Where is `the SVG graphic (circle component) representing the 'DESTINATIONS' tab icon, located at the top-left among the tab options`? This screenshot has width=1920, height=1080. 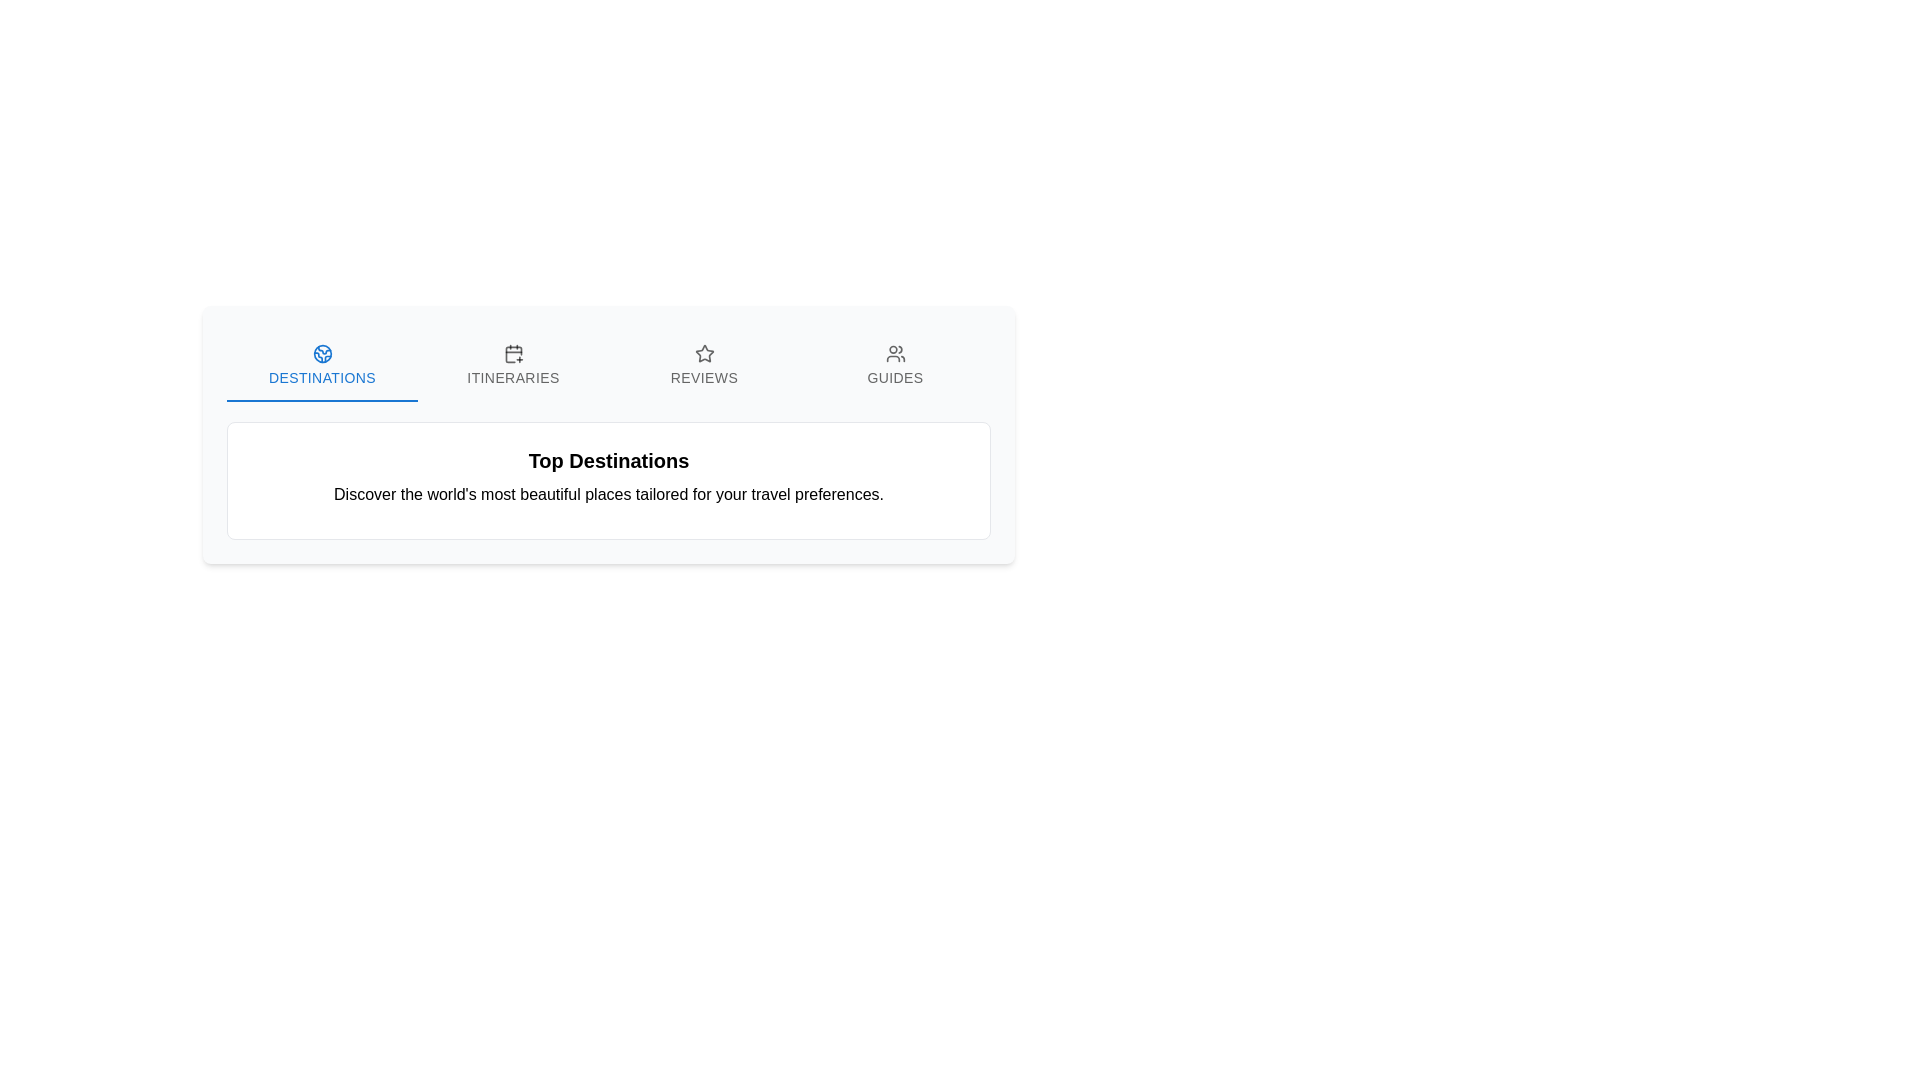
the SVG graphic (circle component) representing the 'DESTINATIONS' tab icon, located at the top-left among the tab options is located at coordinates (322, 353).